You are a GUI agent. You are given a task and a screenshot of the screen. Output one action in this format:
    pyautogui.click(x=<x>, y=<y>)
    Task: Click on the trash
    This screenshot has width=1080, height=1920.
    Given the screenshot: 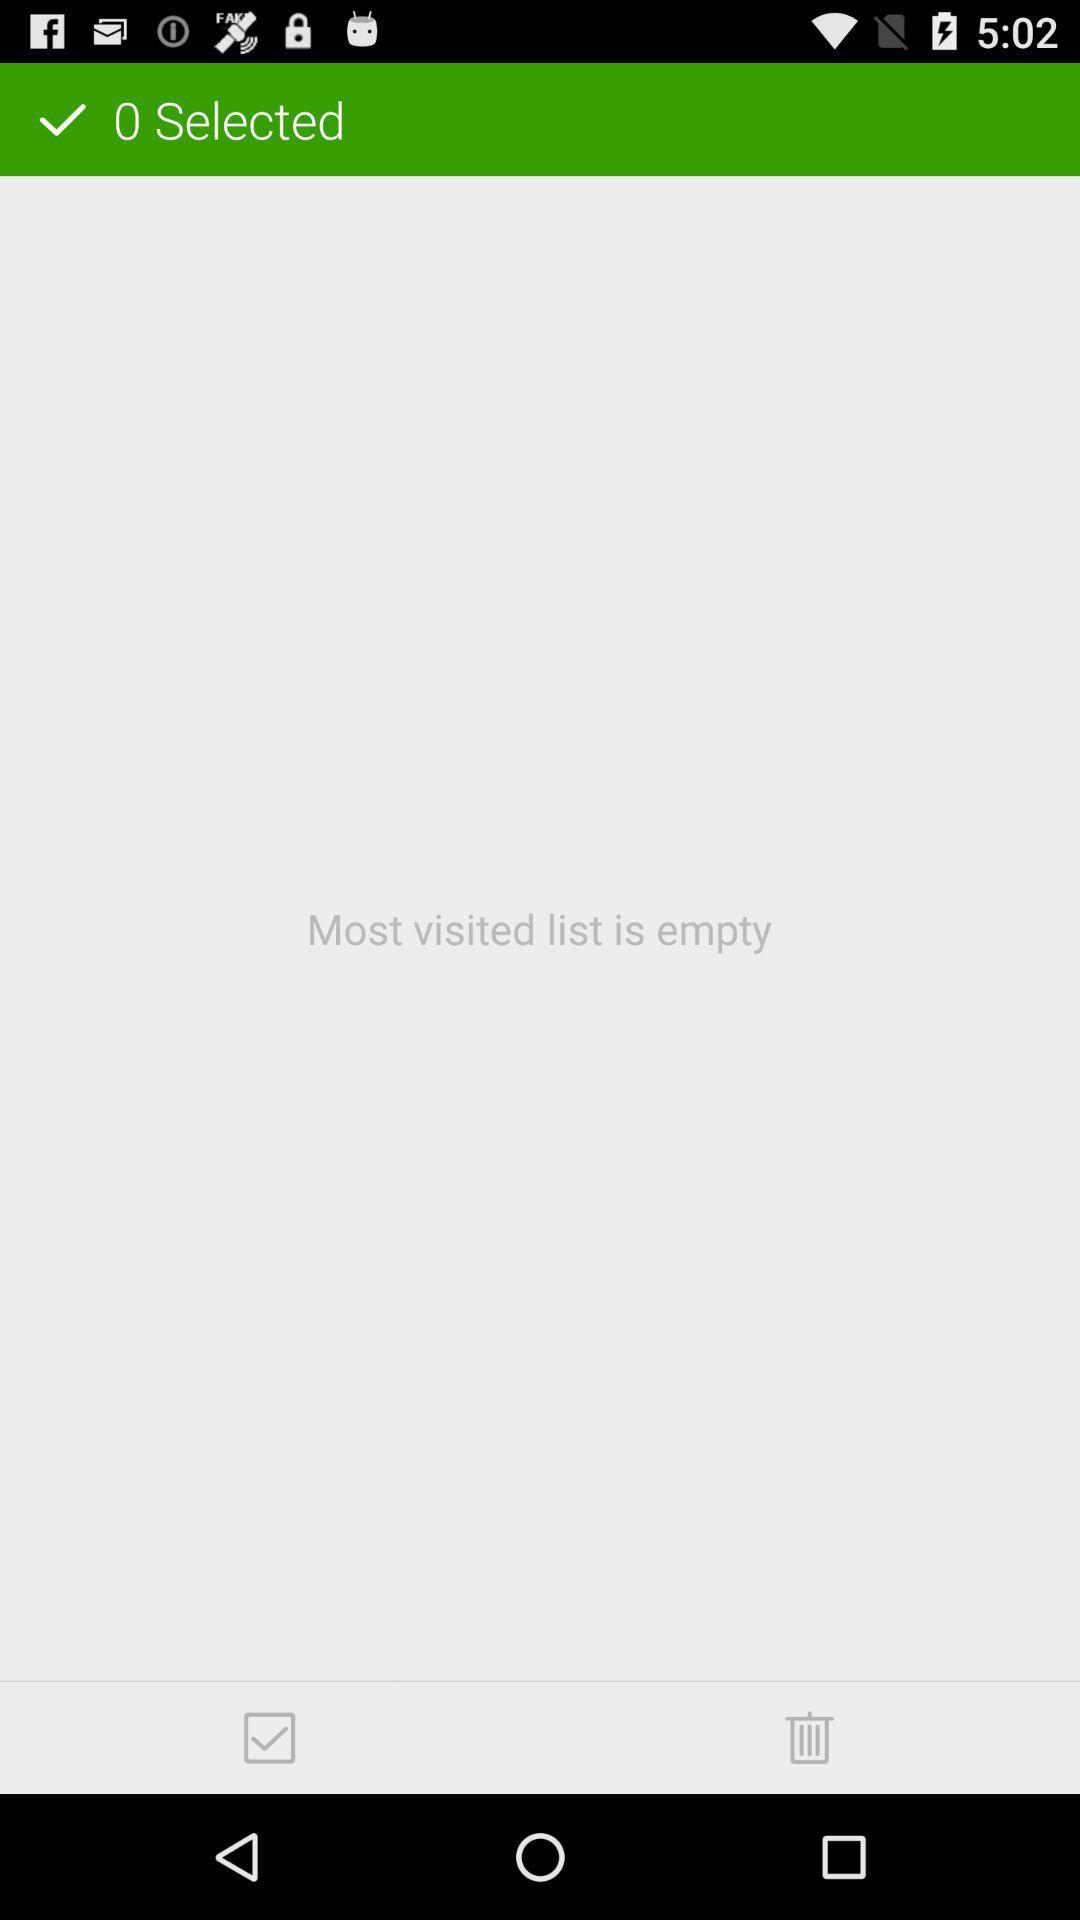 What is the action you would take?
    pyautogui.click(x=808, y=1736)
    